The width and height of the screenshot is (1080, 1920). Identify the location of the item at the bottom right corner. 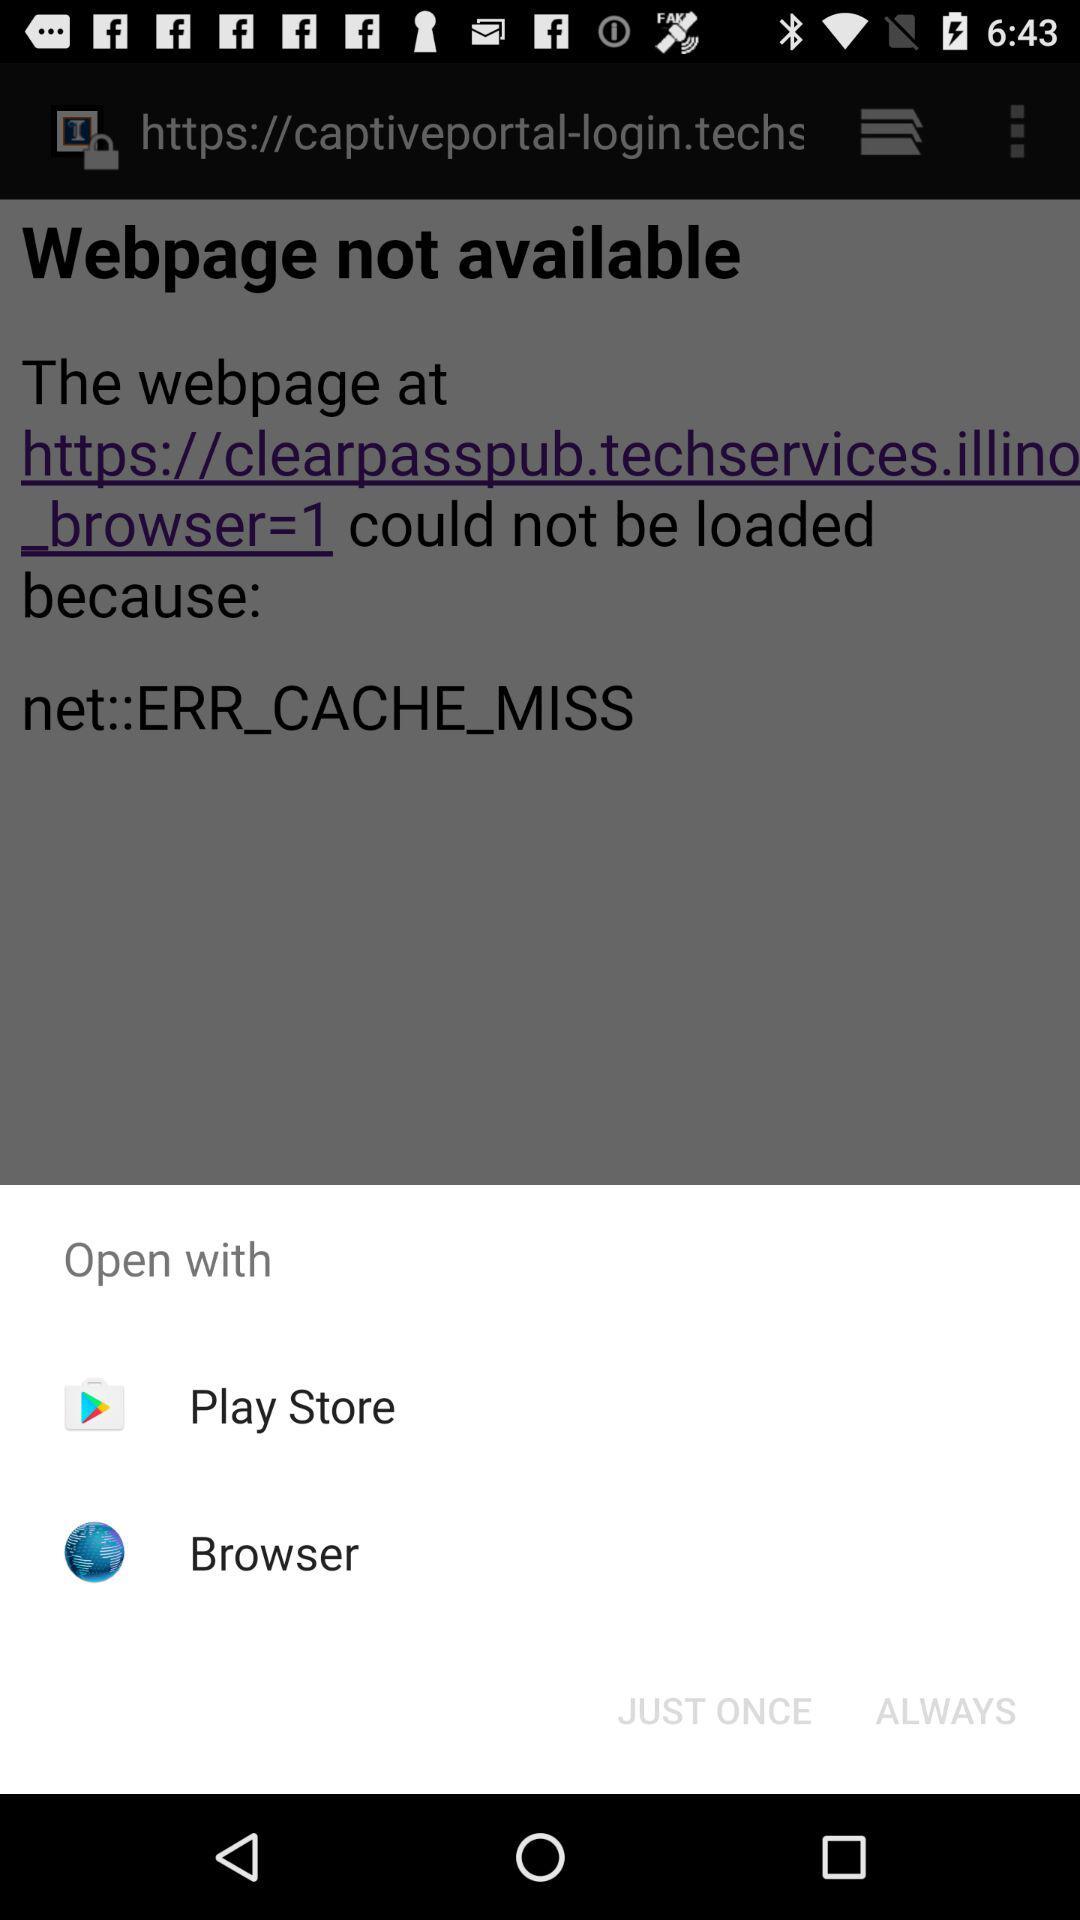
(945, 1708).